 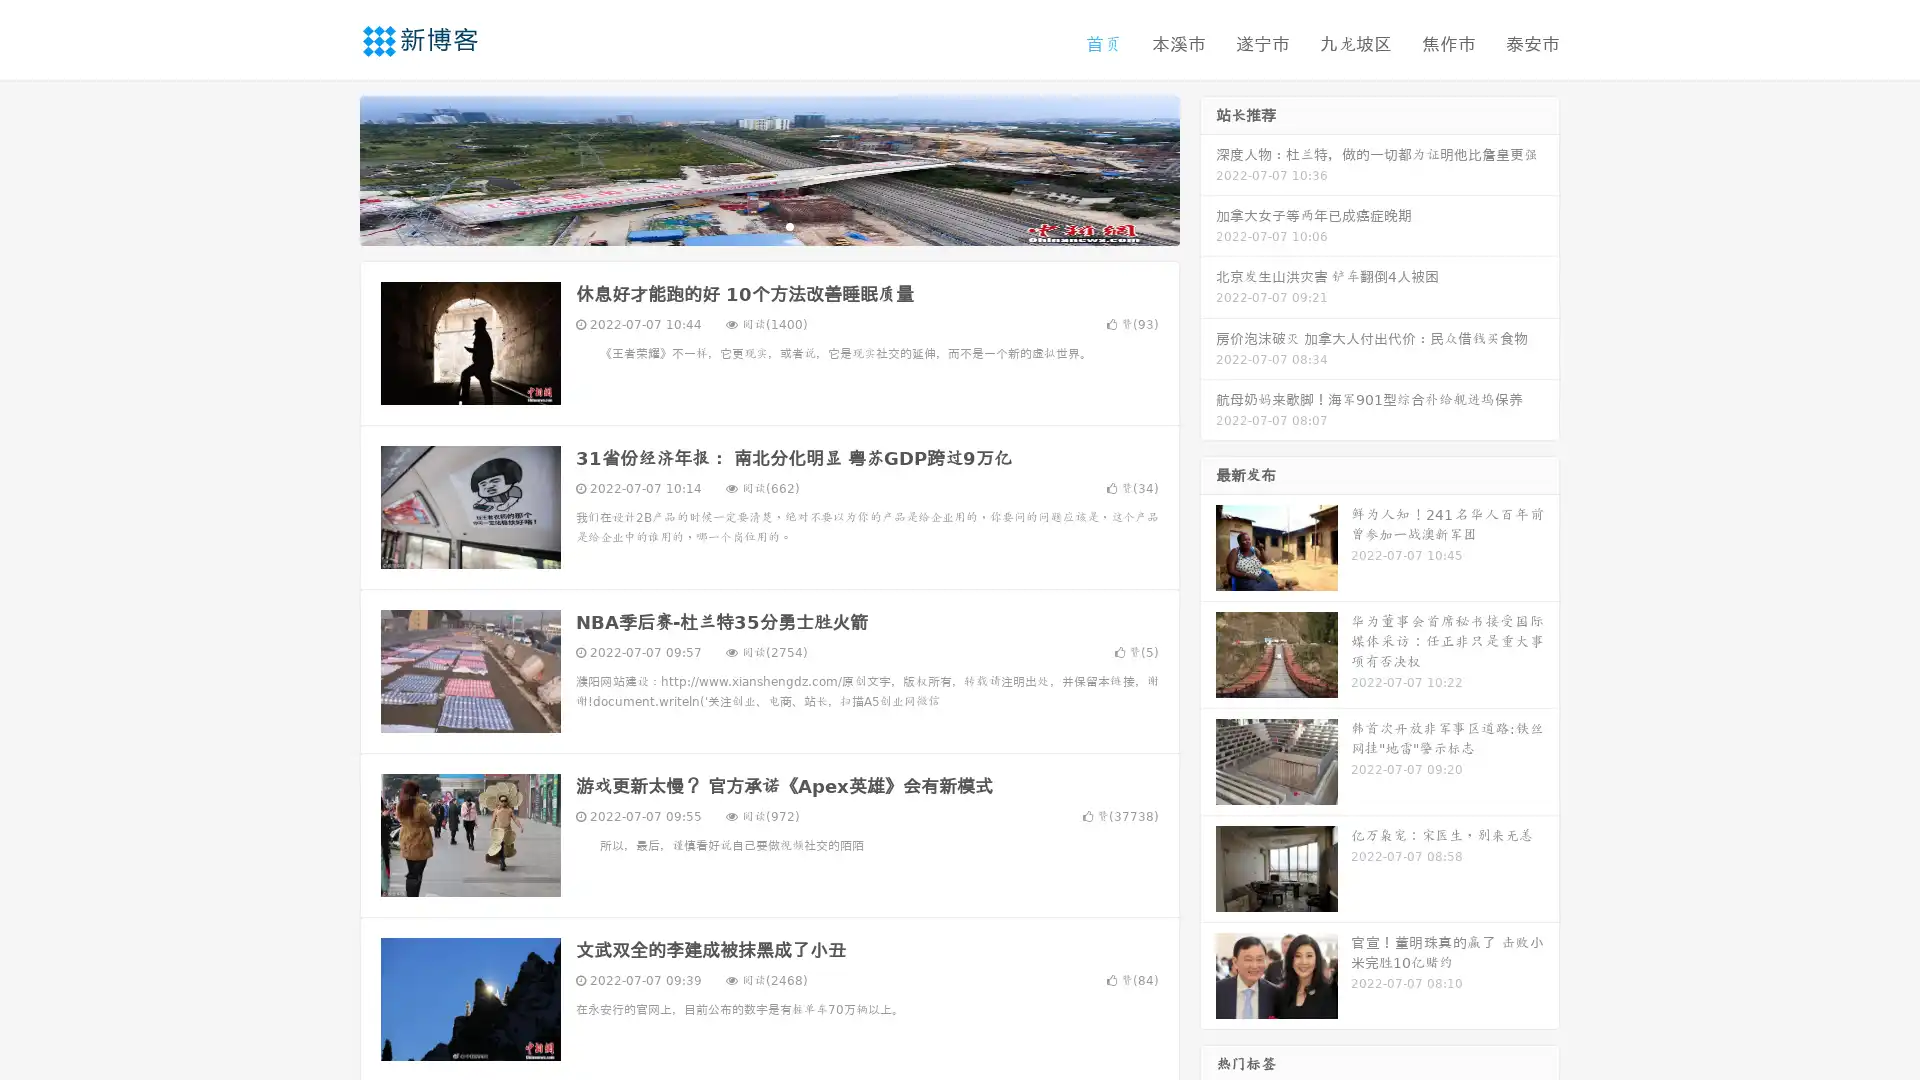 I want to click on Go to slide 2, so click(x=768, y=225).